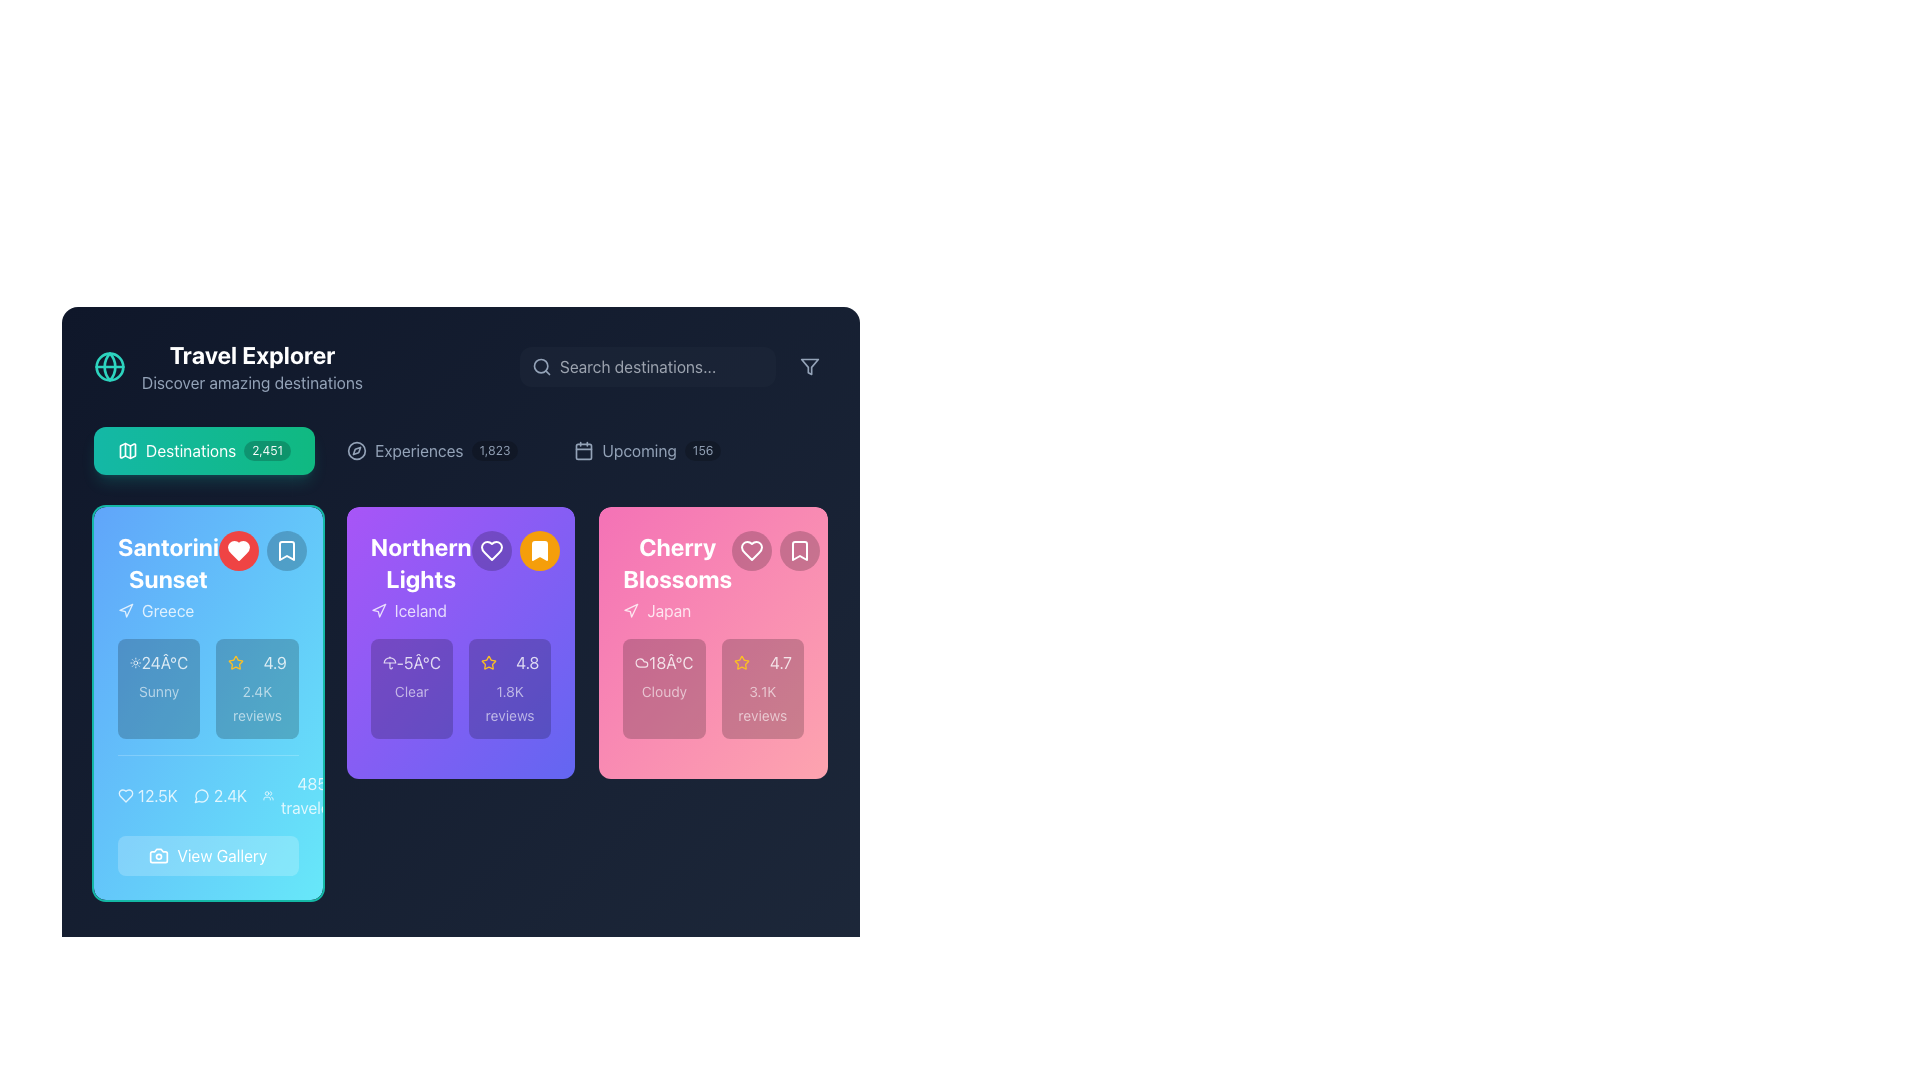 Image resolution: width=1920 pixels, height=1080 pixels. What do you see at coordinates (677, 577) in the screenshot?
I see `text displayed in the label with the title 'Cherry Blossoms' and sub-text 'Japan' located in the top-left section of the pink card, specifically the third card from the left` at bounding box center [677, 577].